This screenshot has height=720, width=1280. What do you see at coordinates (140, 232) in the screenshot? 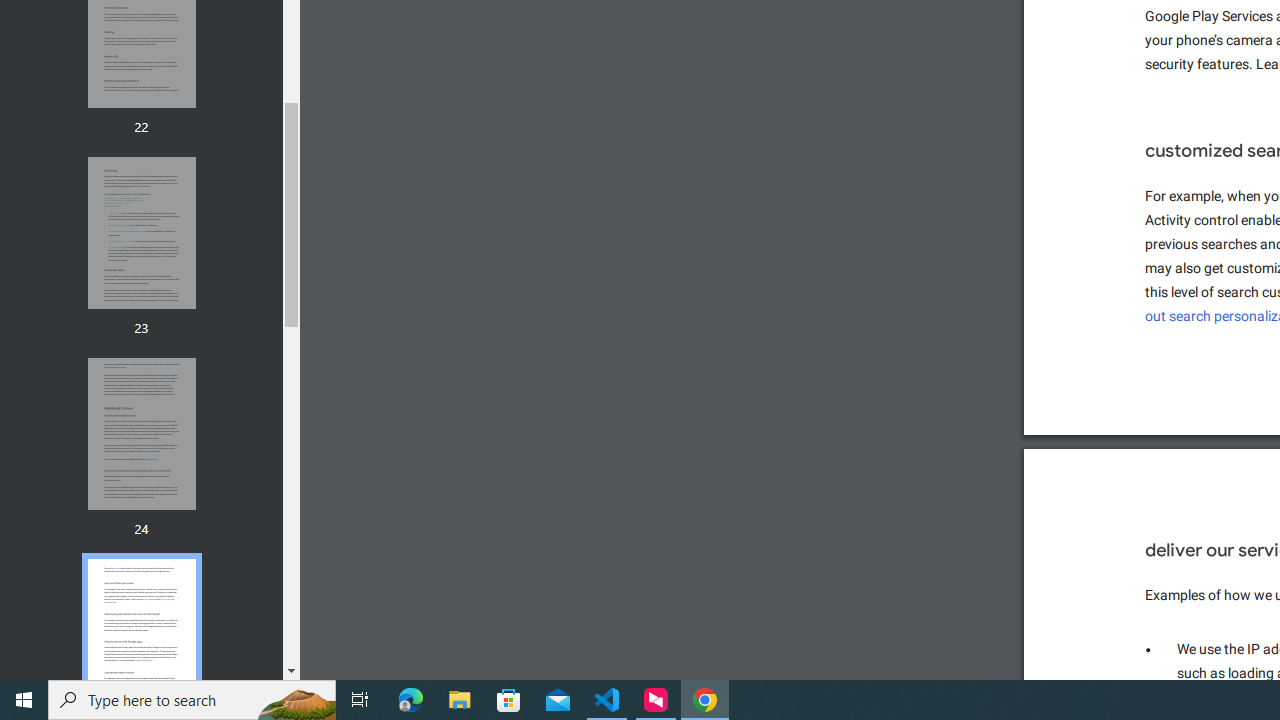
I see `'Thumbnail for page 23'` at bounding box center [140, 232].